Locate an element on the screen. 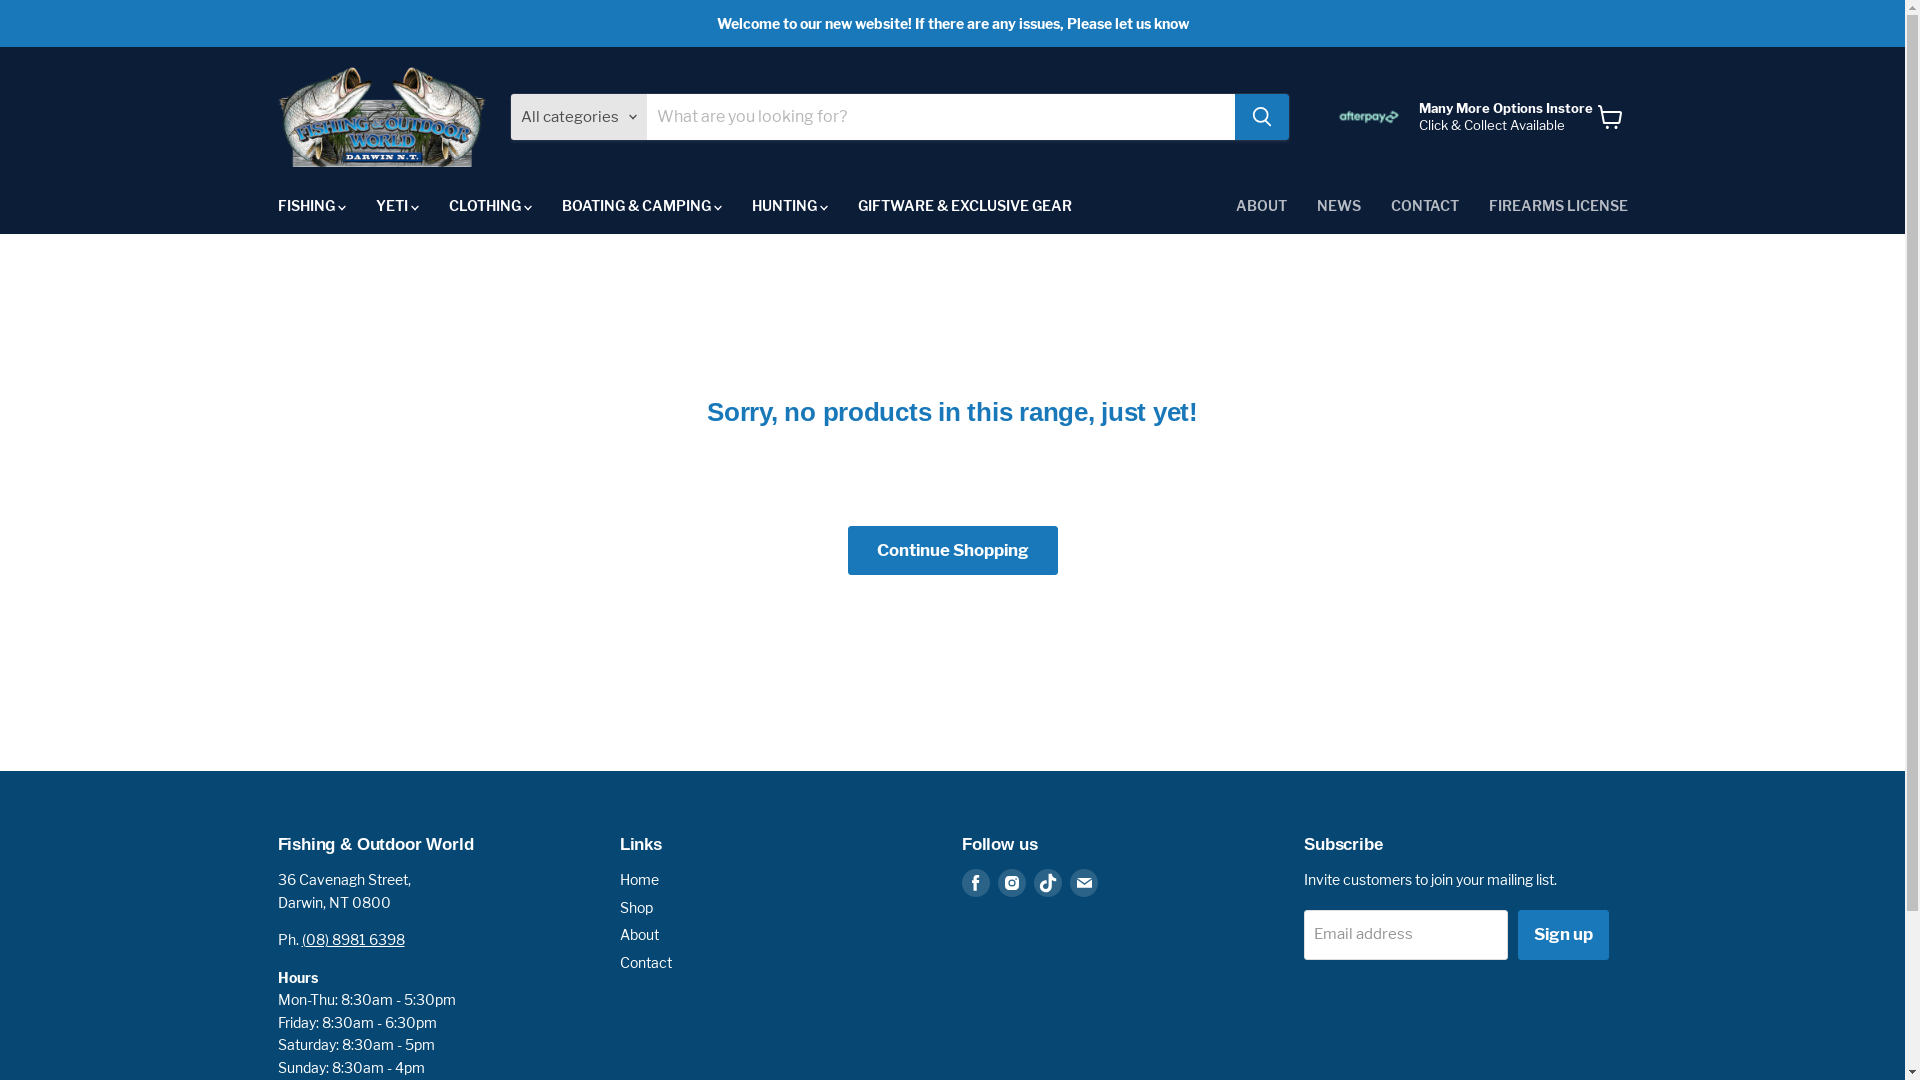 The width and height of the screenshot is (1920, 1080). 'Find us on TikTok' is located at coordinates (1046, 882).